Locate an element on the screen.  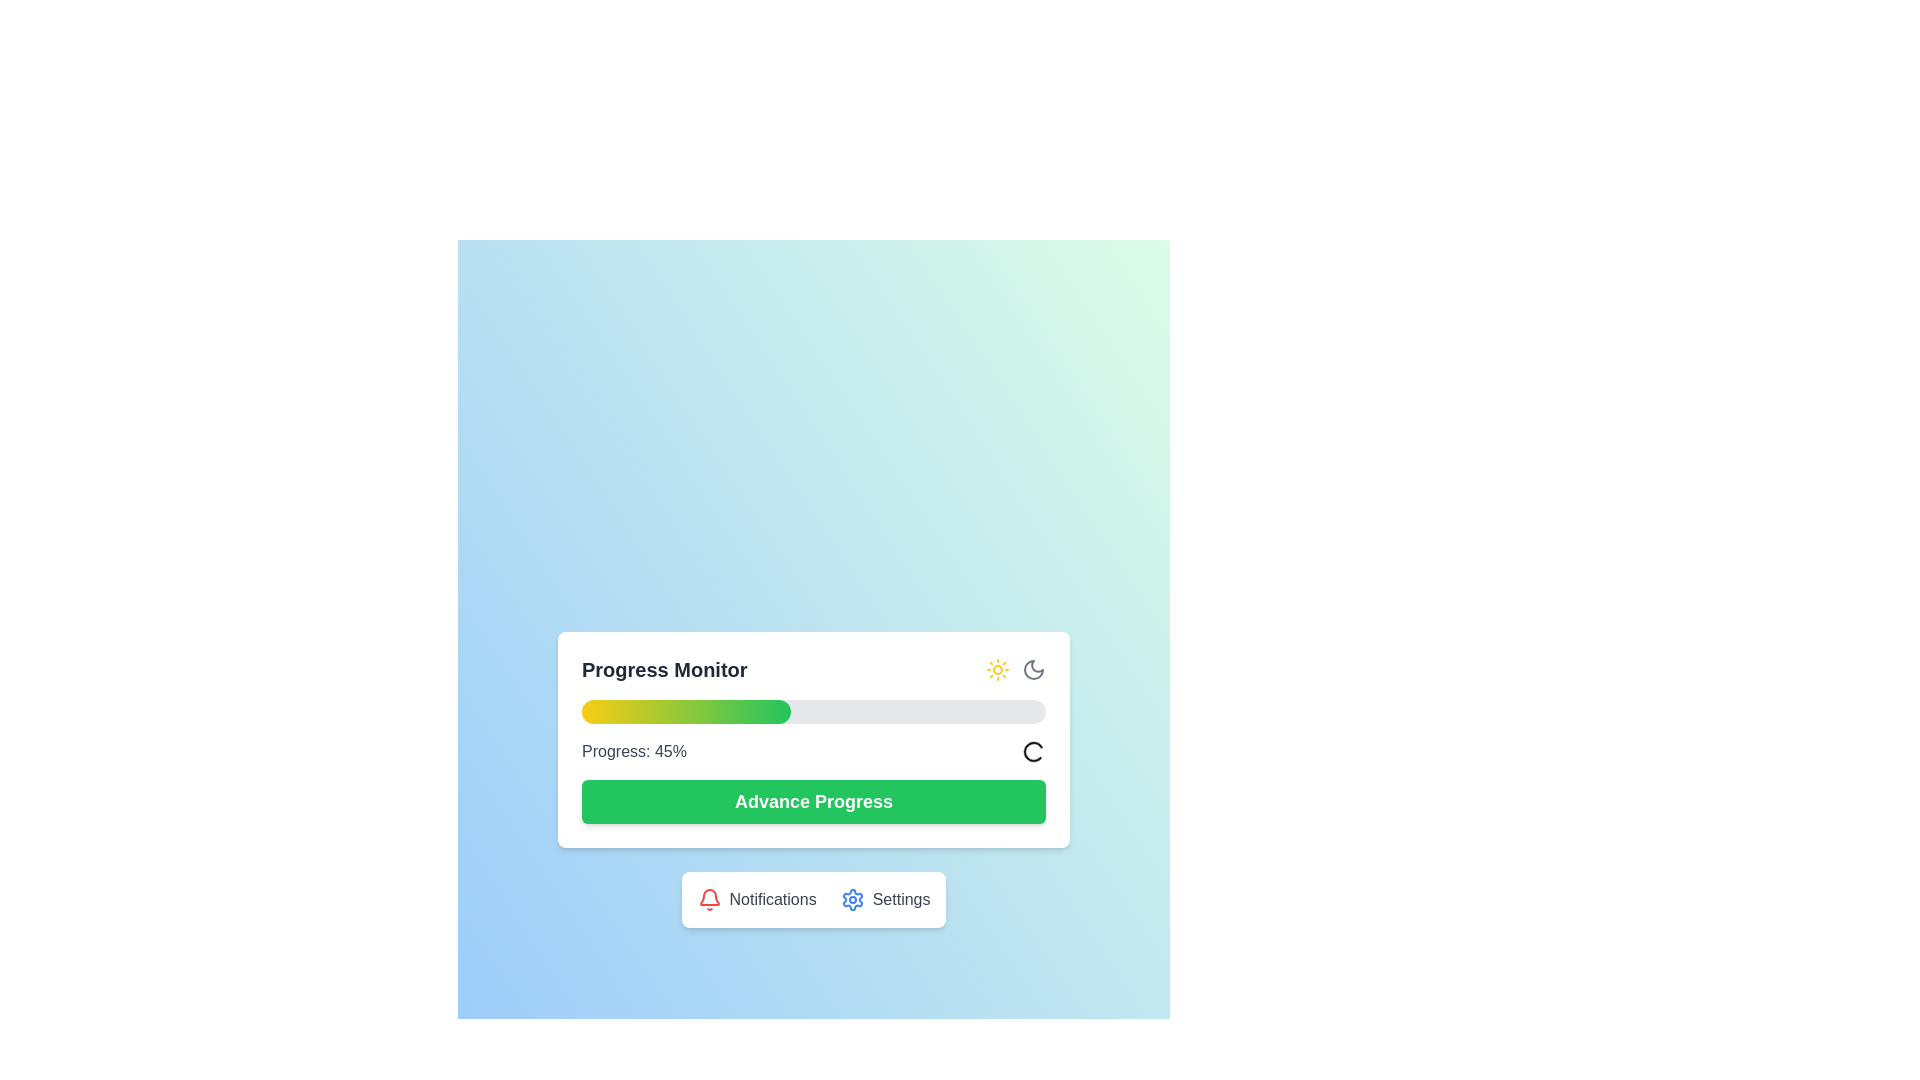
the Loader icon, which is located in the top-right corner of the 'Progress Monitor' card, adjacent to the progress description and the 'Advance Progress' button is located at coordinates (1033, 752).